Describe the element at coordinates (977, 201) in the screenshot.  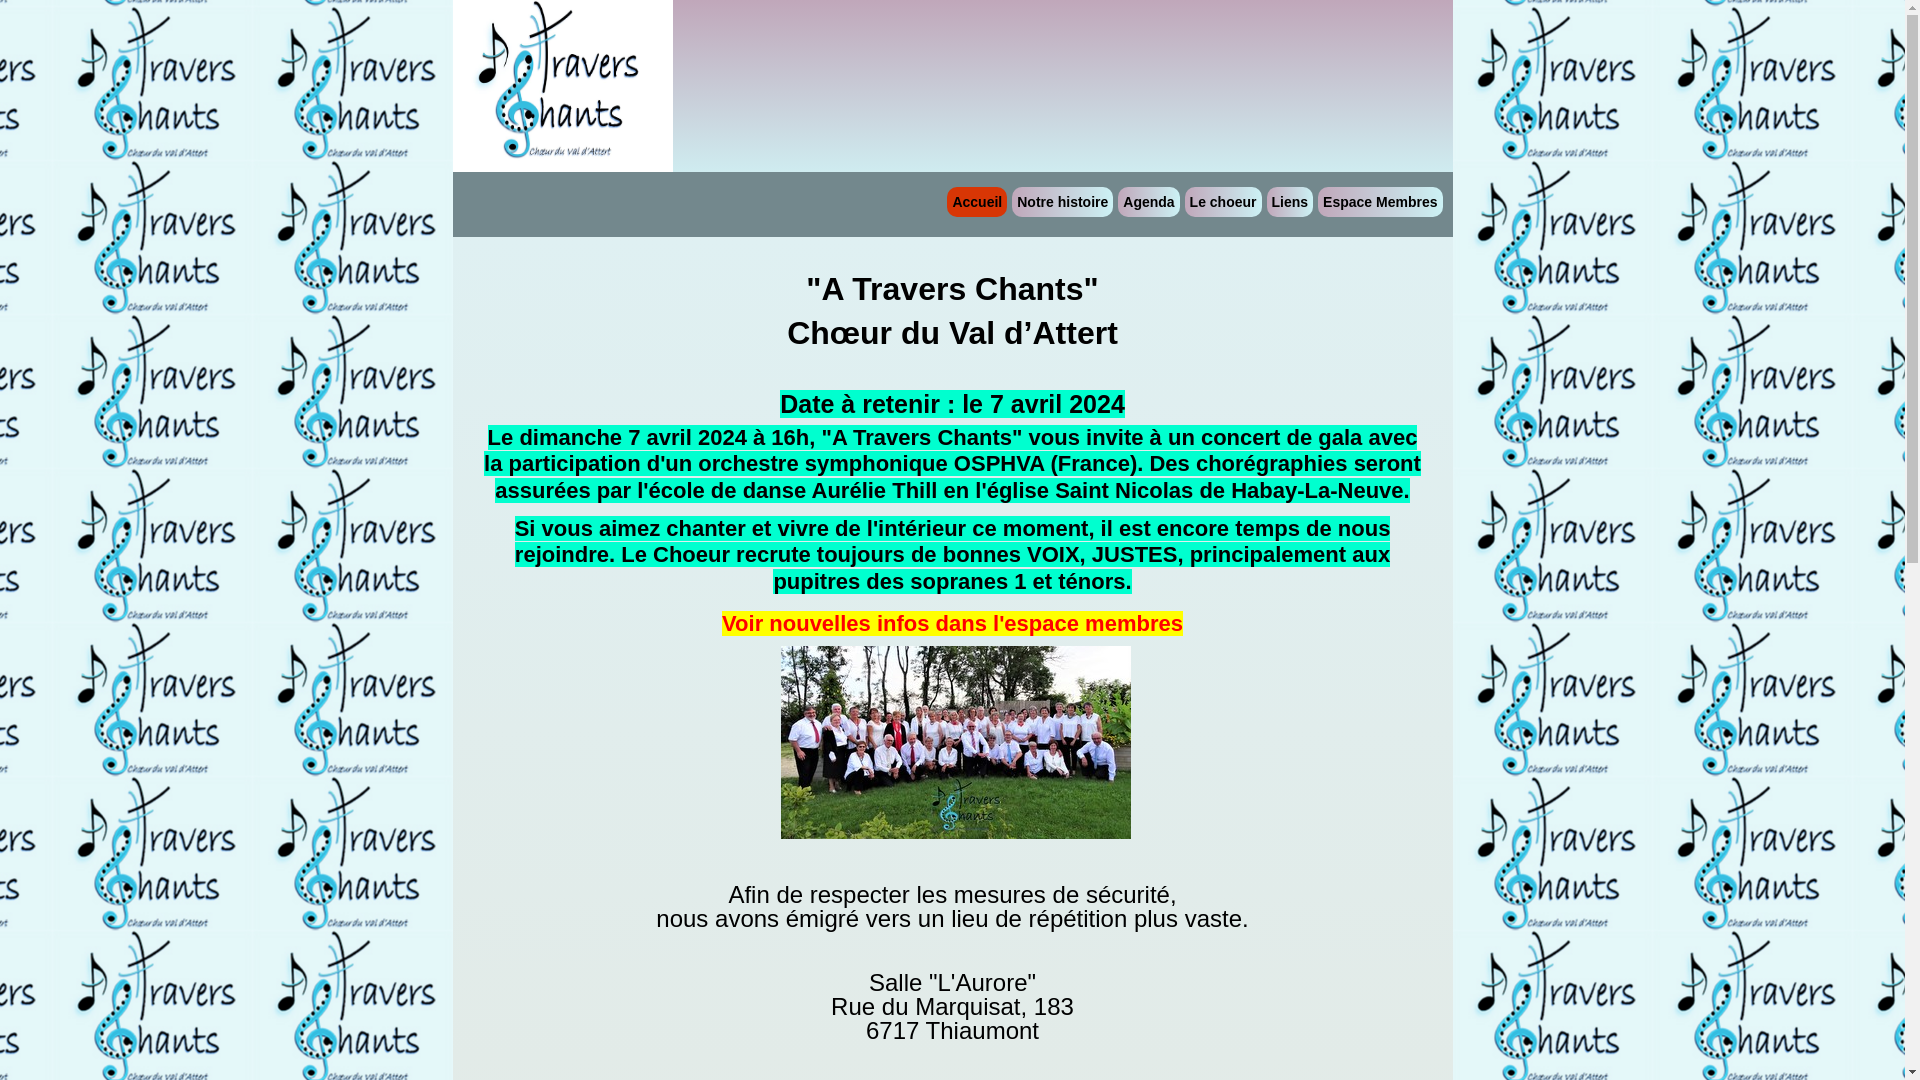
I see `'Accueil'` at that location.